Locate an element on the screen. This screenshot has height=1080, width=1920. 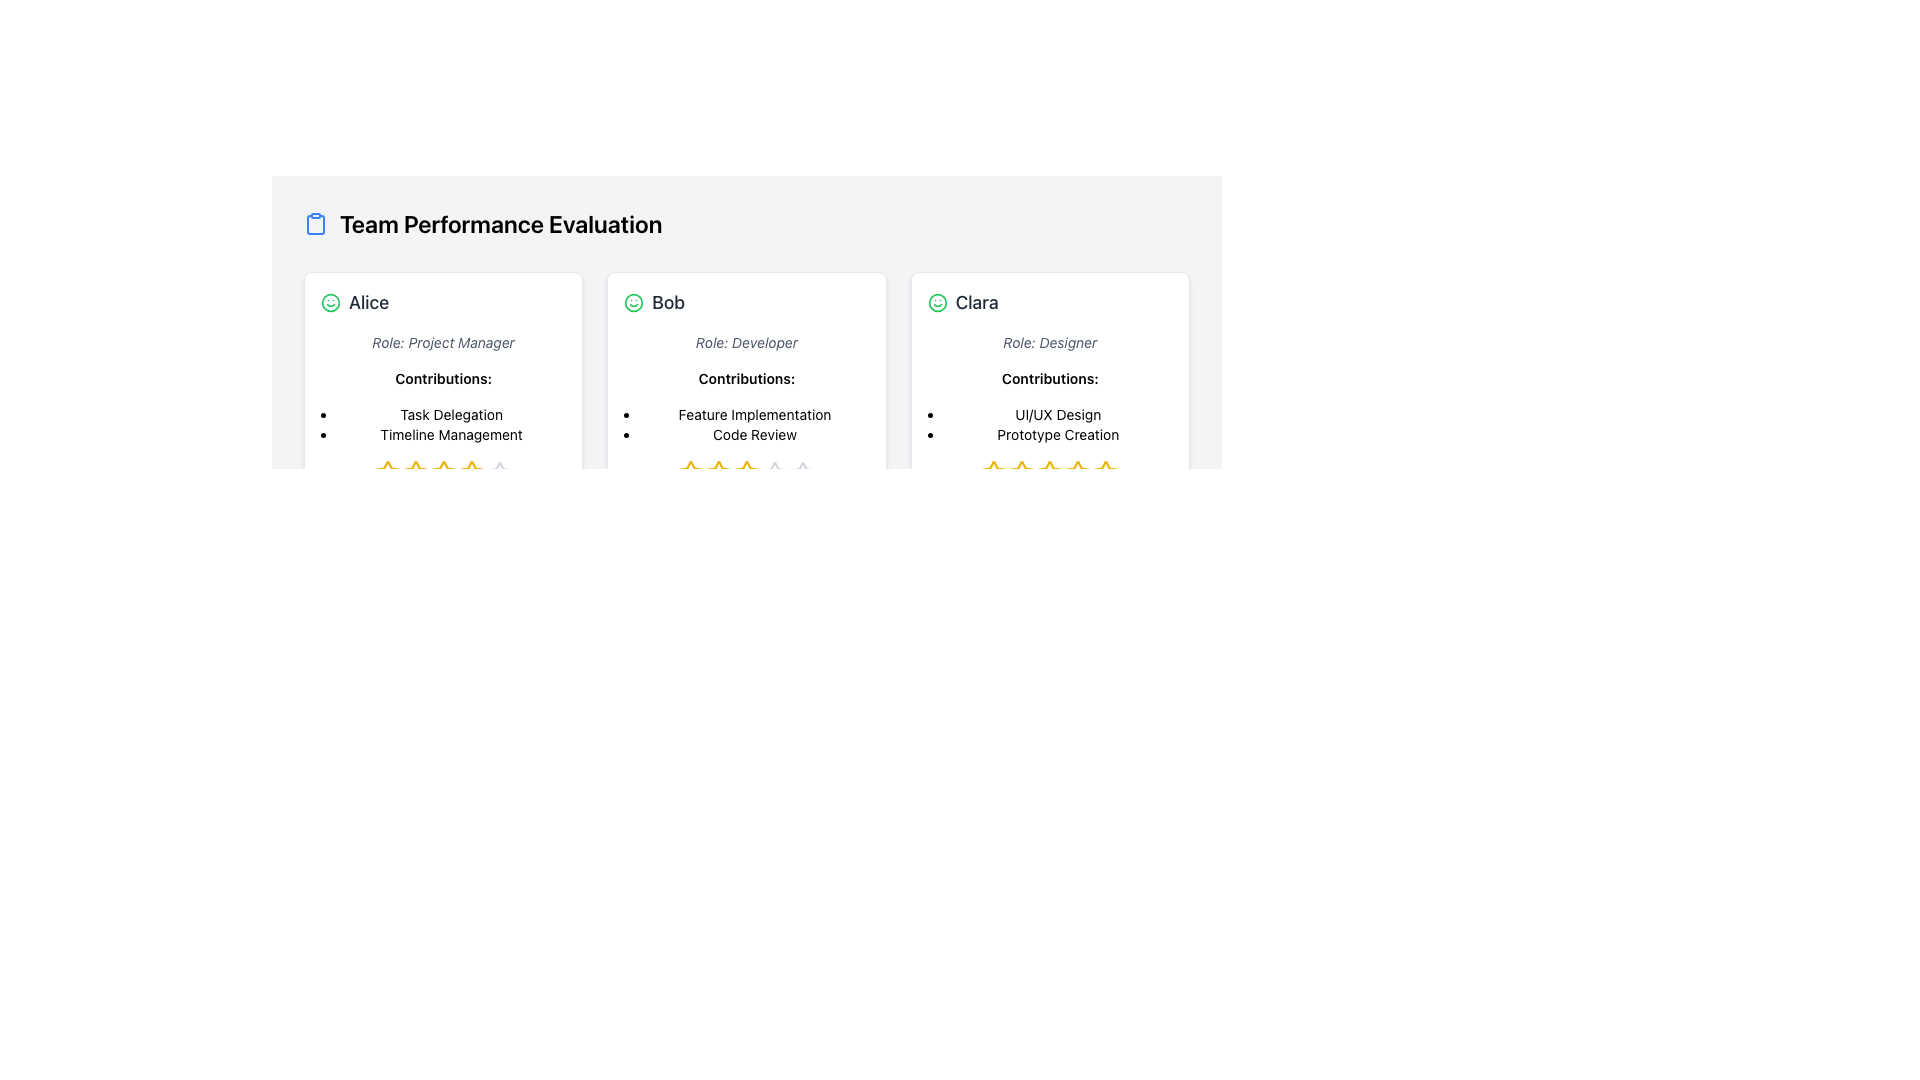
the sixth star is located at coordinates (470, 473).